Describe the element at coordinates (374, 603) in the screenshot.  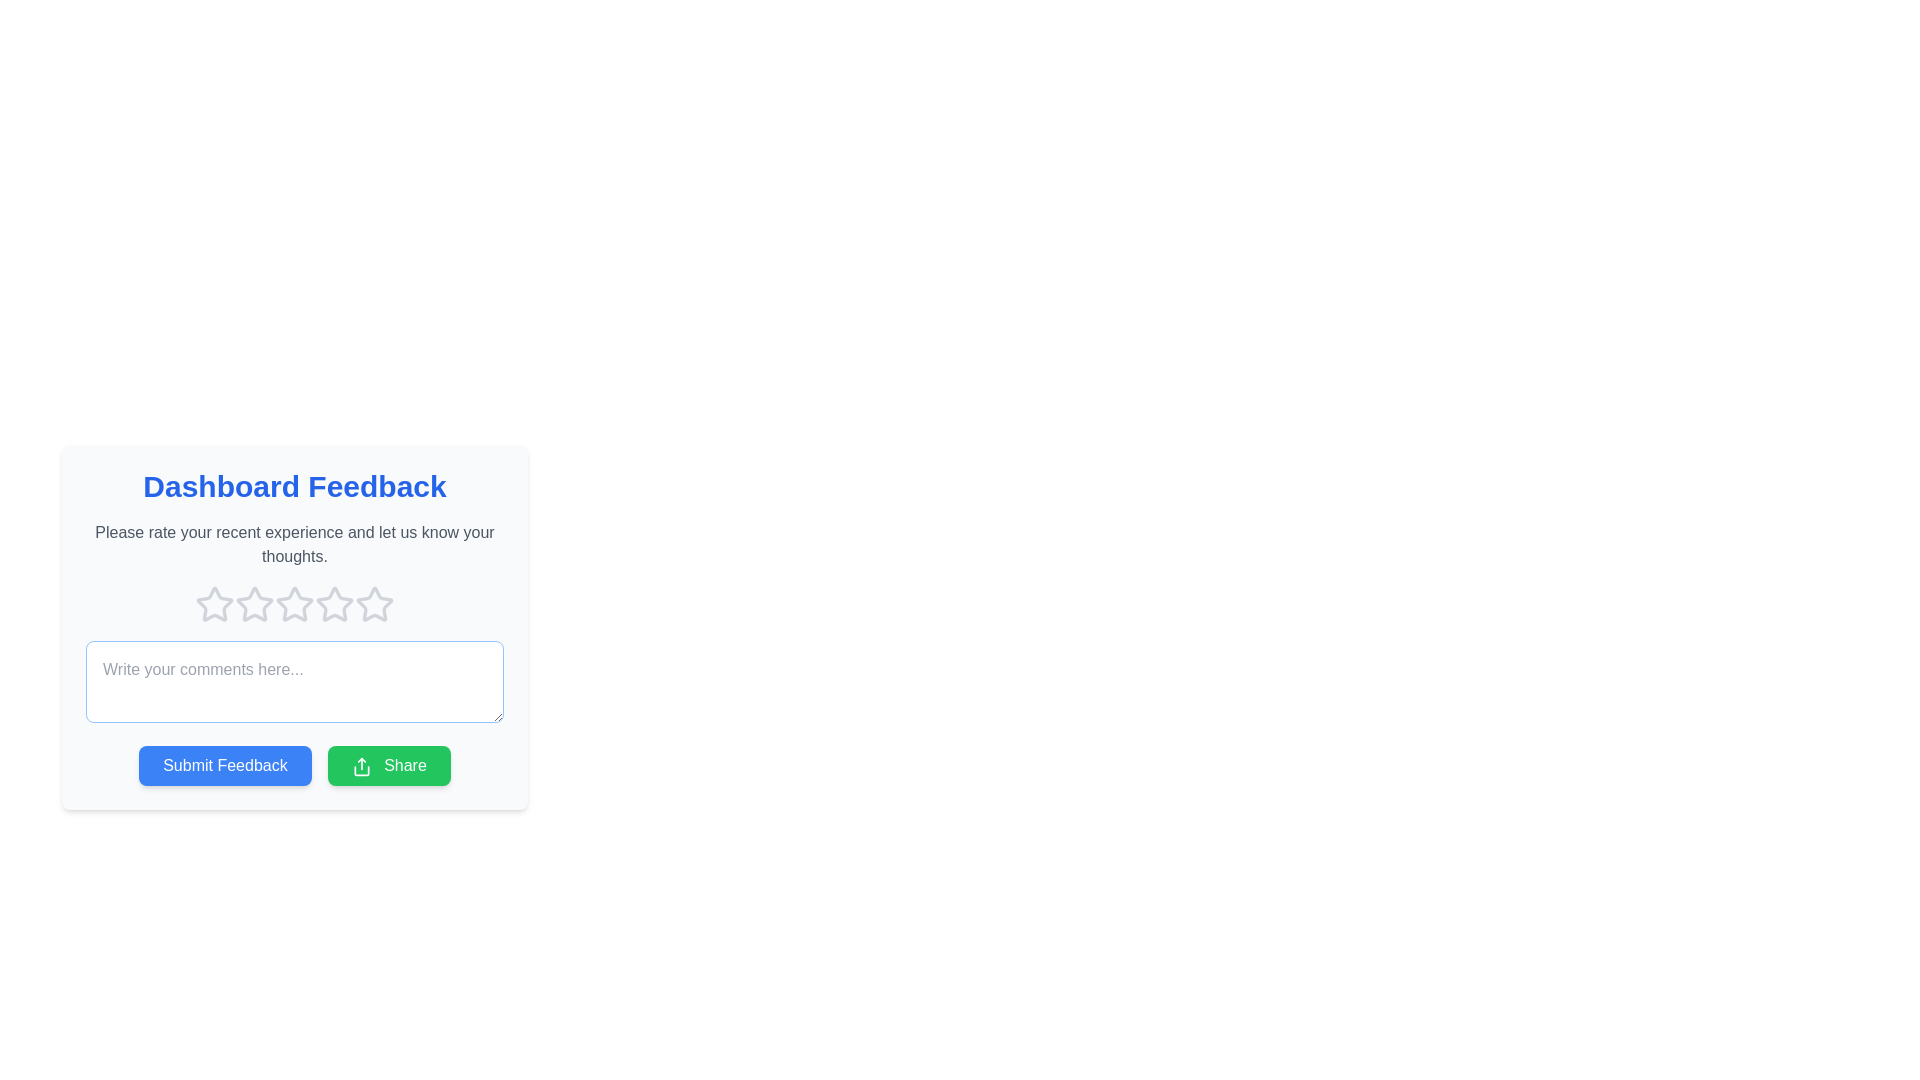
I see `the fifth star icon in the rating interface` at that location.